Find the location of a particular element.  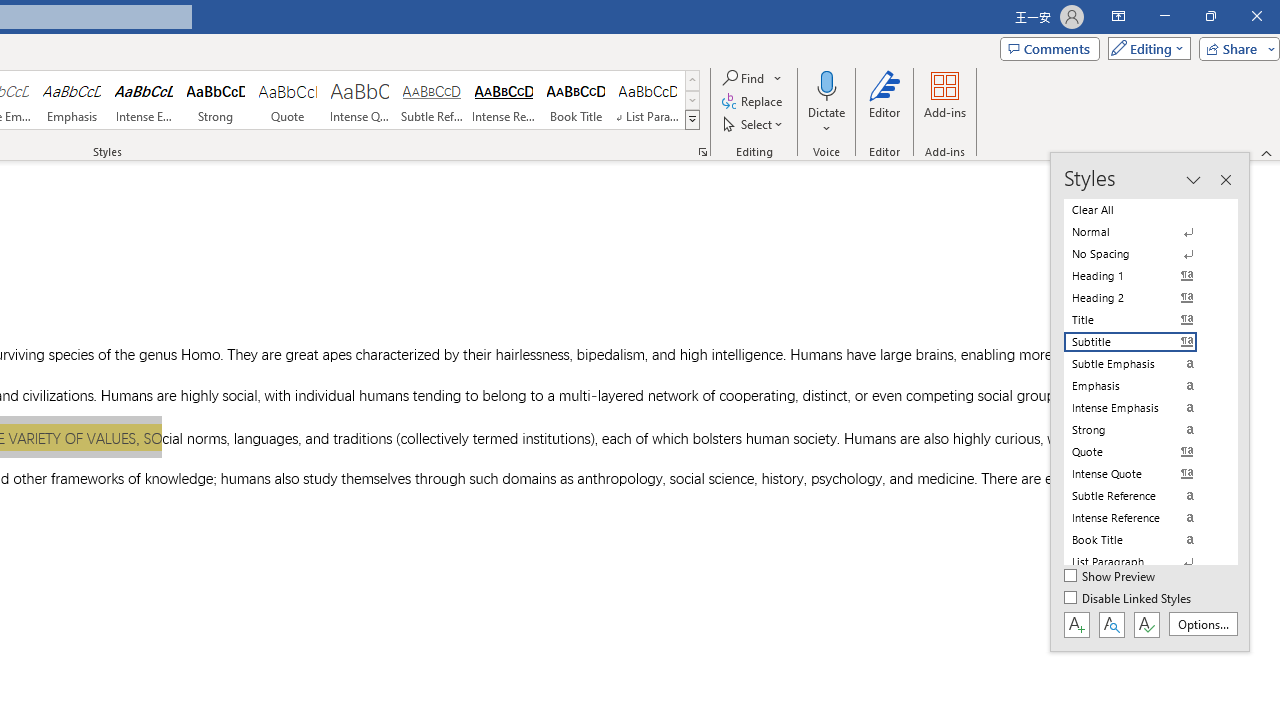

'No Spacing' is located at coordinates (1142, 253).